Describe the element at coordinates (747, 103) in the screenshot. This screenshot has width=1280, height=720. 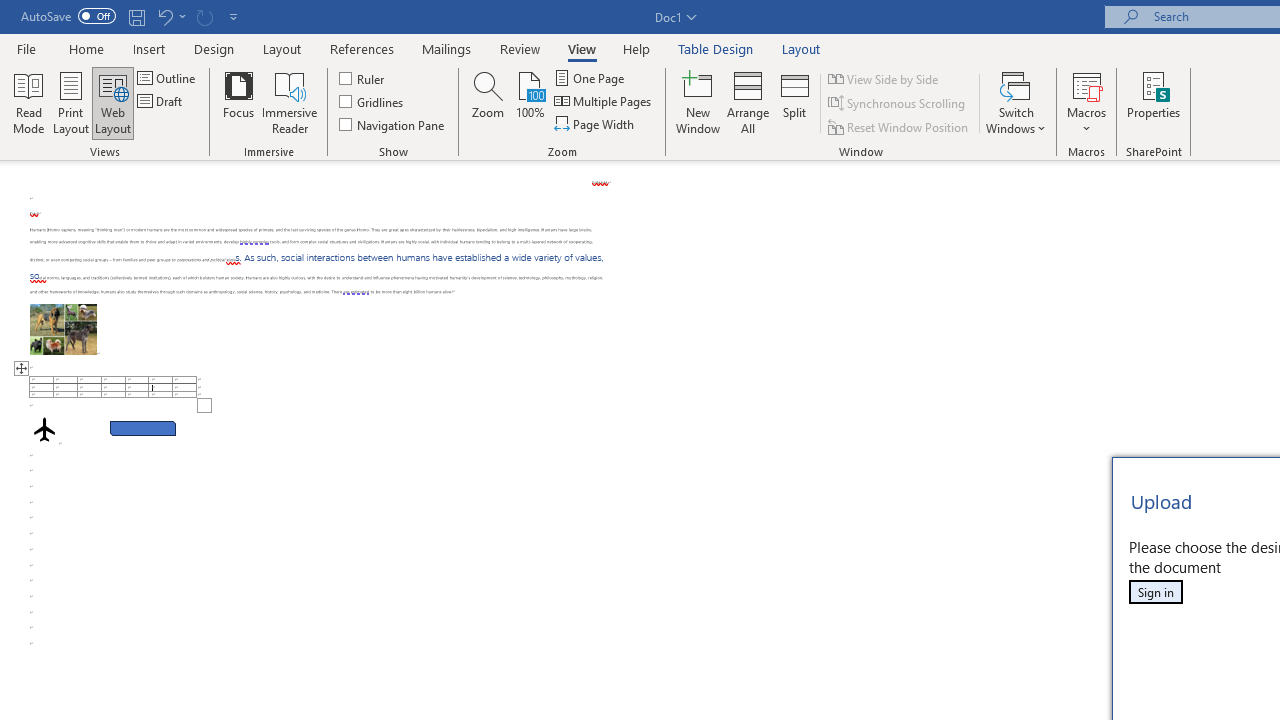
I see `'Arrange All'` at that location.